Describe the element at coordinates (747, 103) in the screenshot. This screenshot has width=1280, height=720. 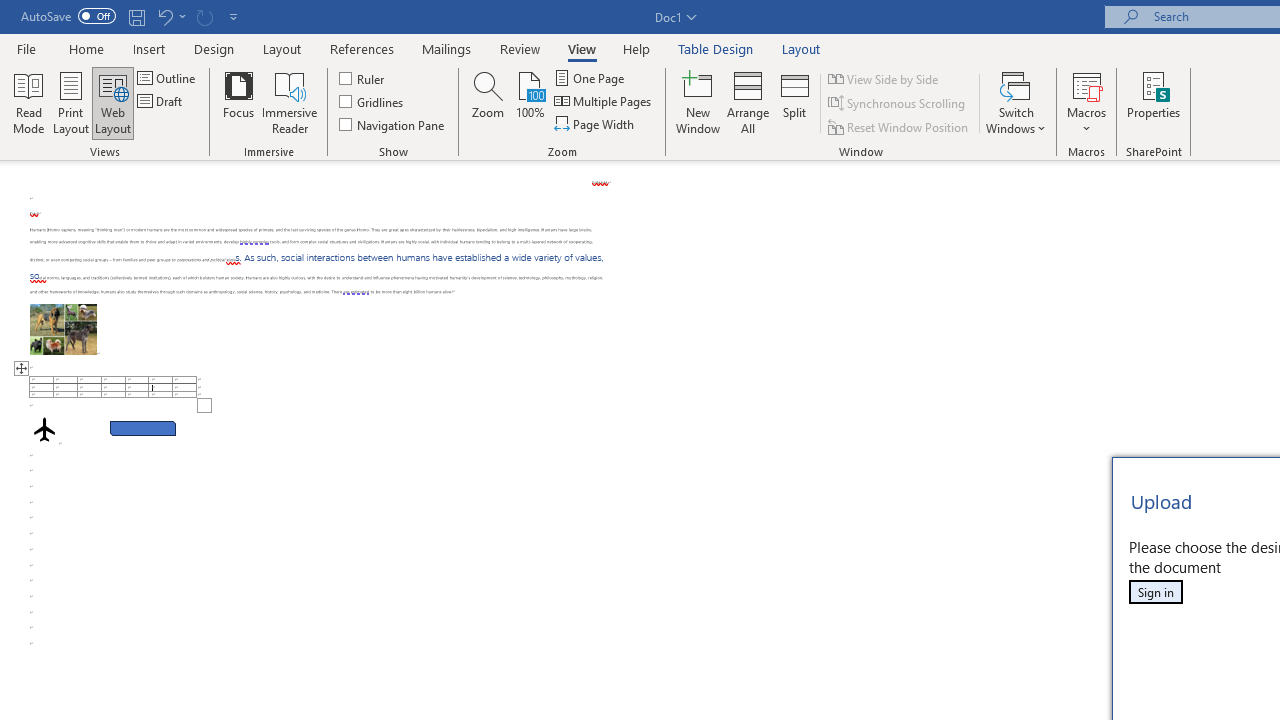
I see `'Arrange All'` at that location.